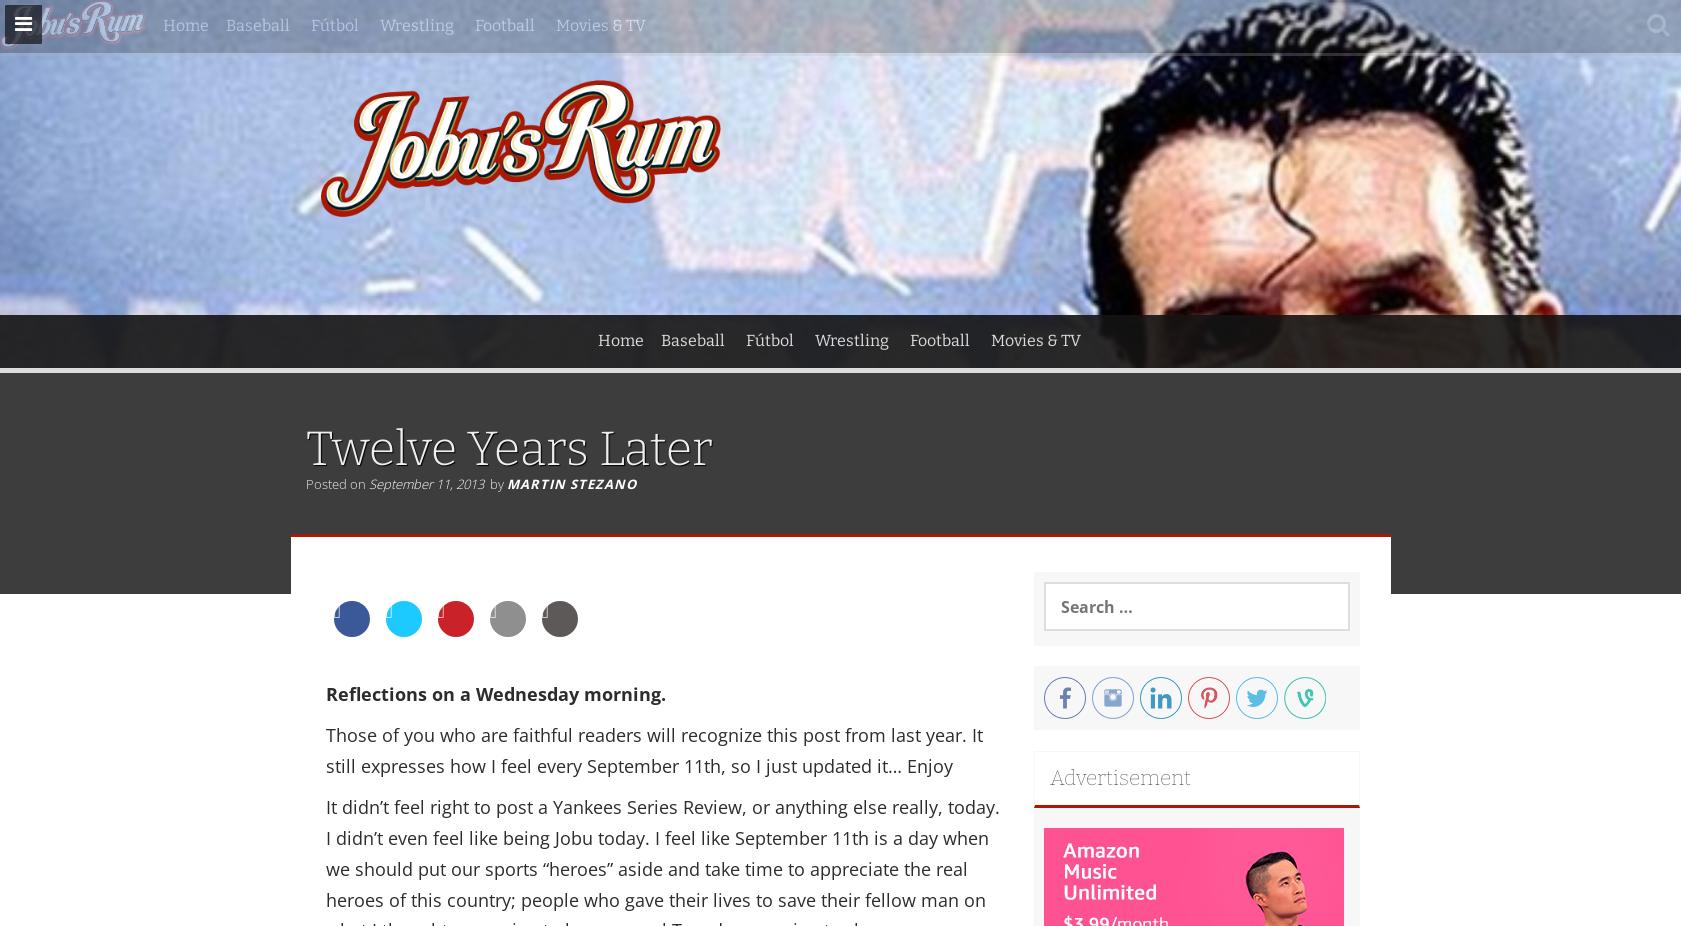 This screenshot has height=926, width=1681. I want to click on 'Wrestling', so click(850, 339).